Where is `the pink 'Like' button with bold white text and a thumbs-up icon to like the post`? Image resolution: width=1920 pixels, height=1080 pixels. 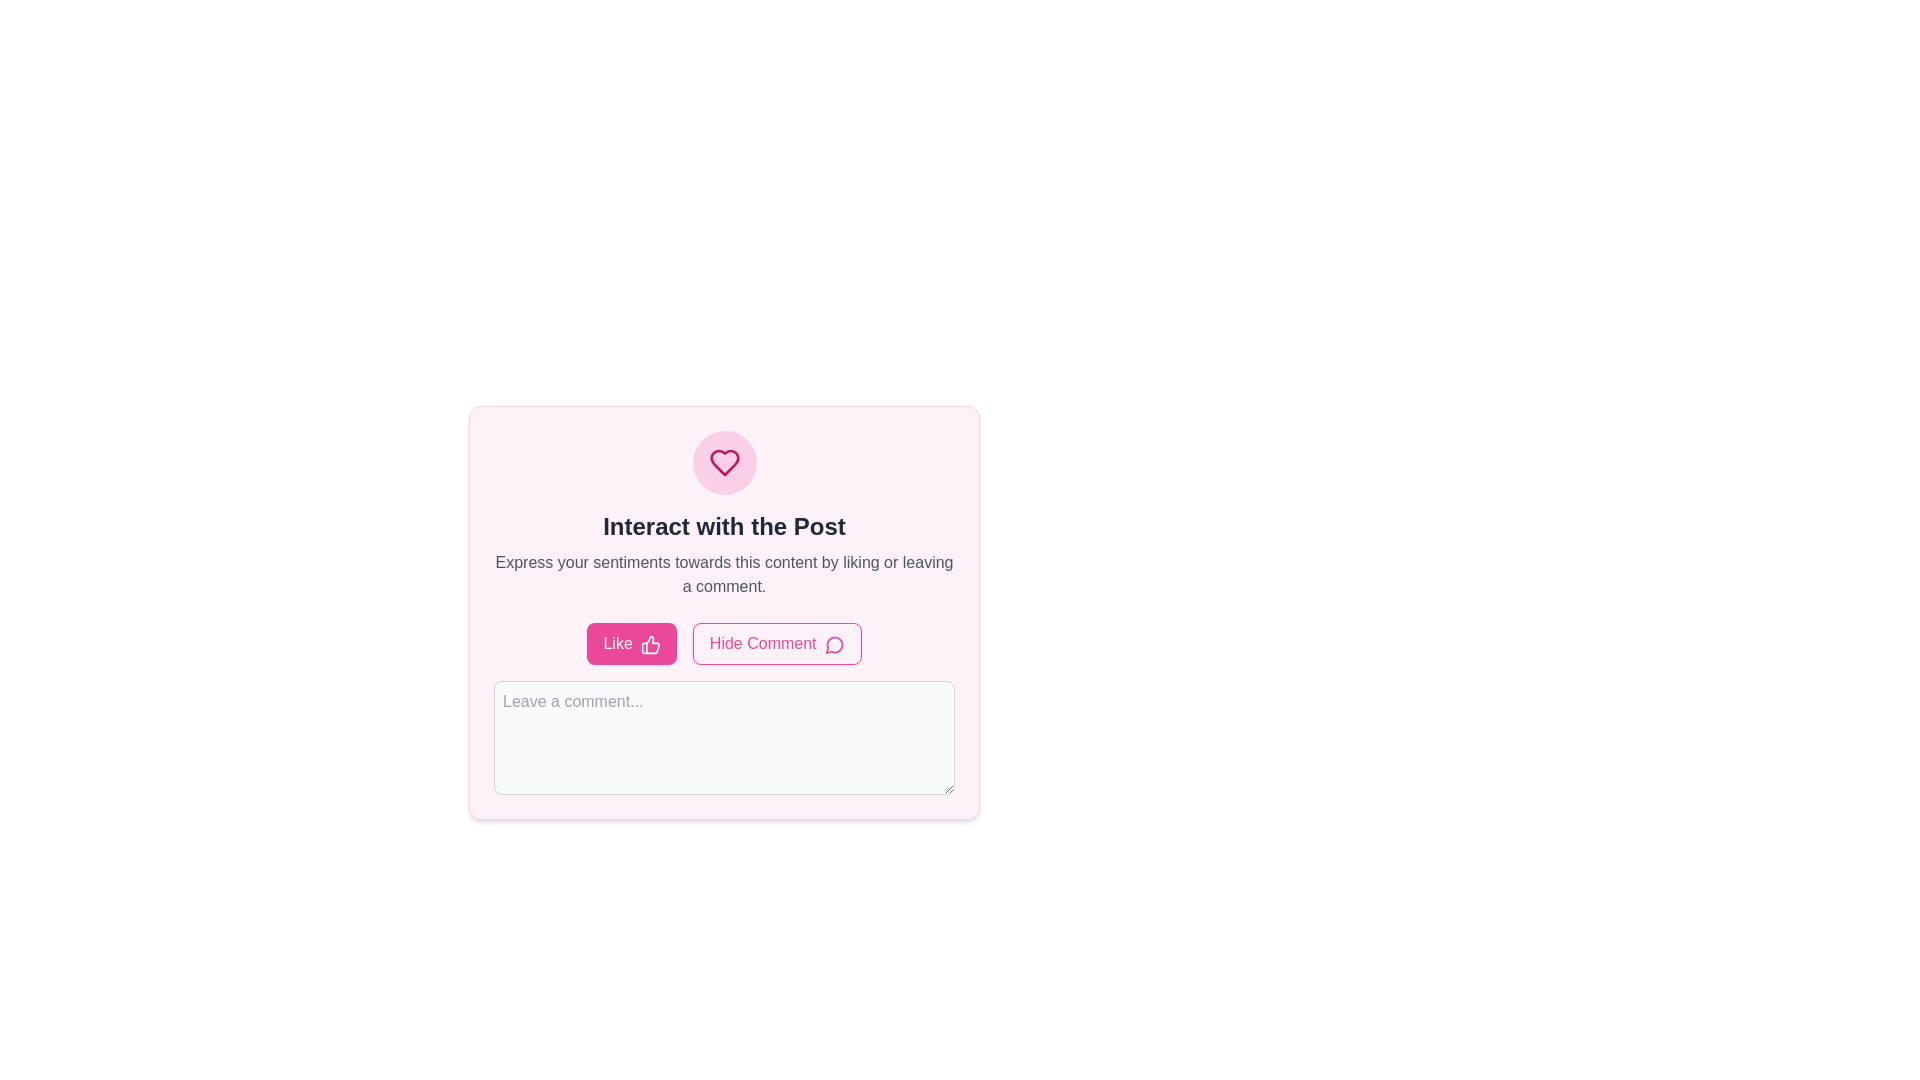
the pink 'Like' button with bold white text and a thumbs-up icon to like the post is located at coordinates (631, 644).